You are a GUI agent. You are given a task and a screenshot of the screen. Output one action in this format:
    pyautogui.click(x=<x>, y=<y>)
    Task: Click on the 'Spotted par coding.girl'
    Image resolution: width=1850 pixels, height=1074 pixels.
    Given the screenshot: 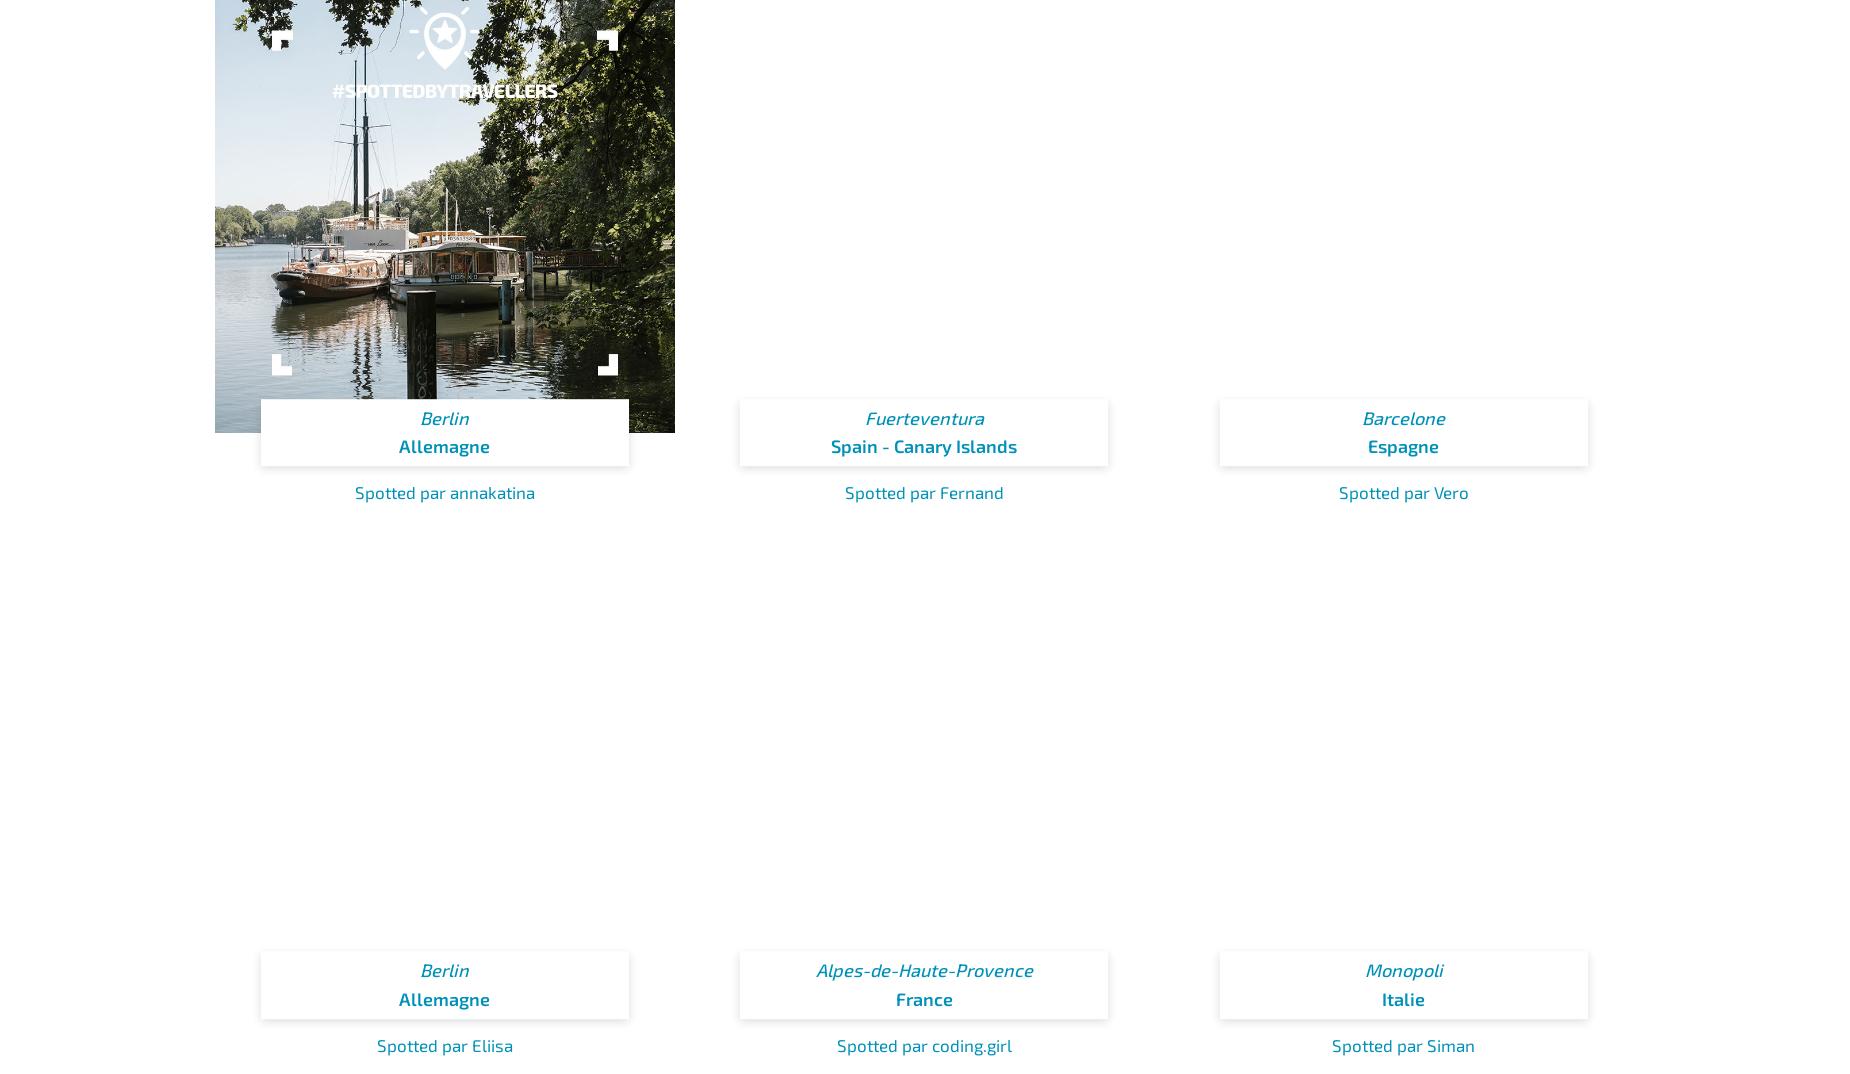 What is the action you would take?
    pyautogui.click(x=923, y=1044)
    